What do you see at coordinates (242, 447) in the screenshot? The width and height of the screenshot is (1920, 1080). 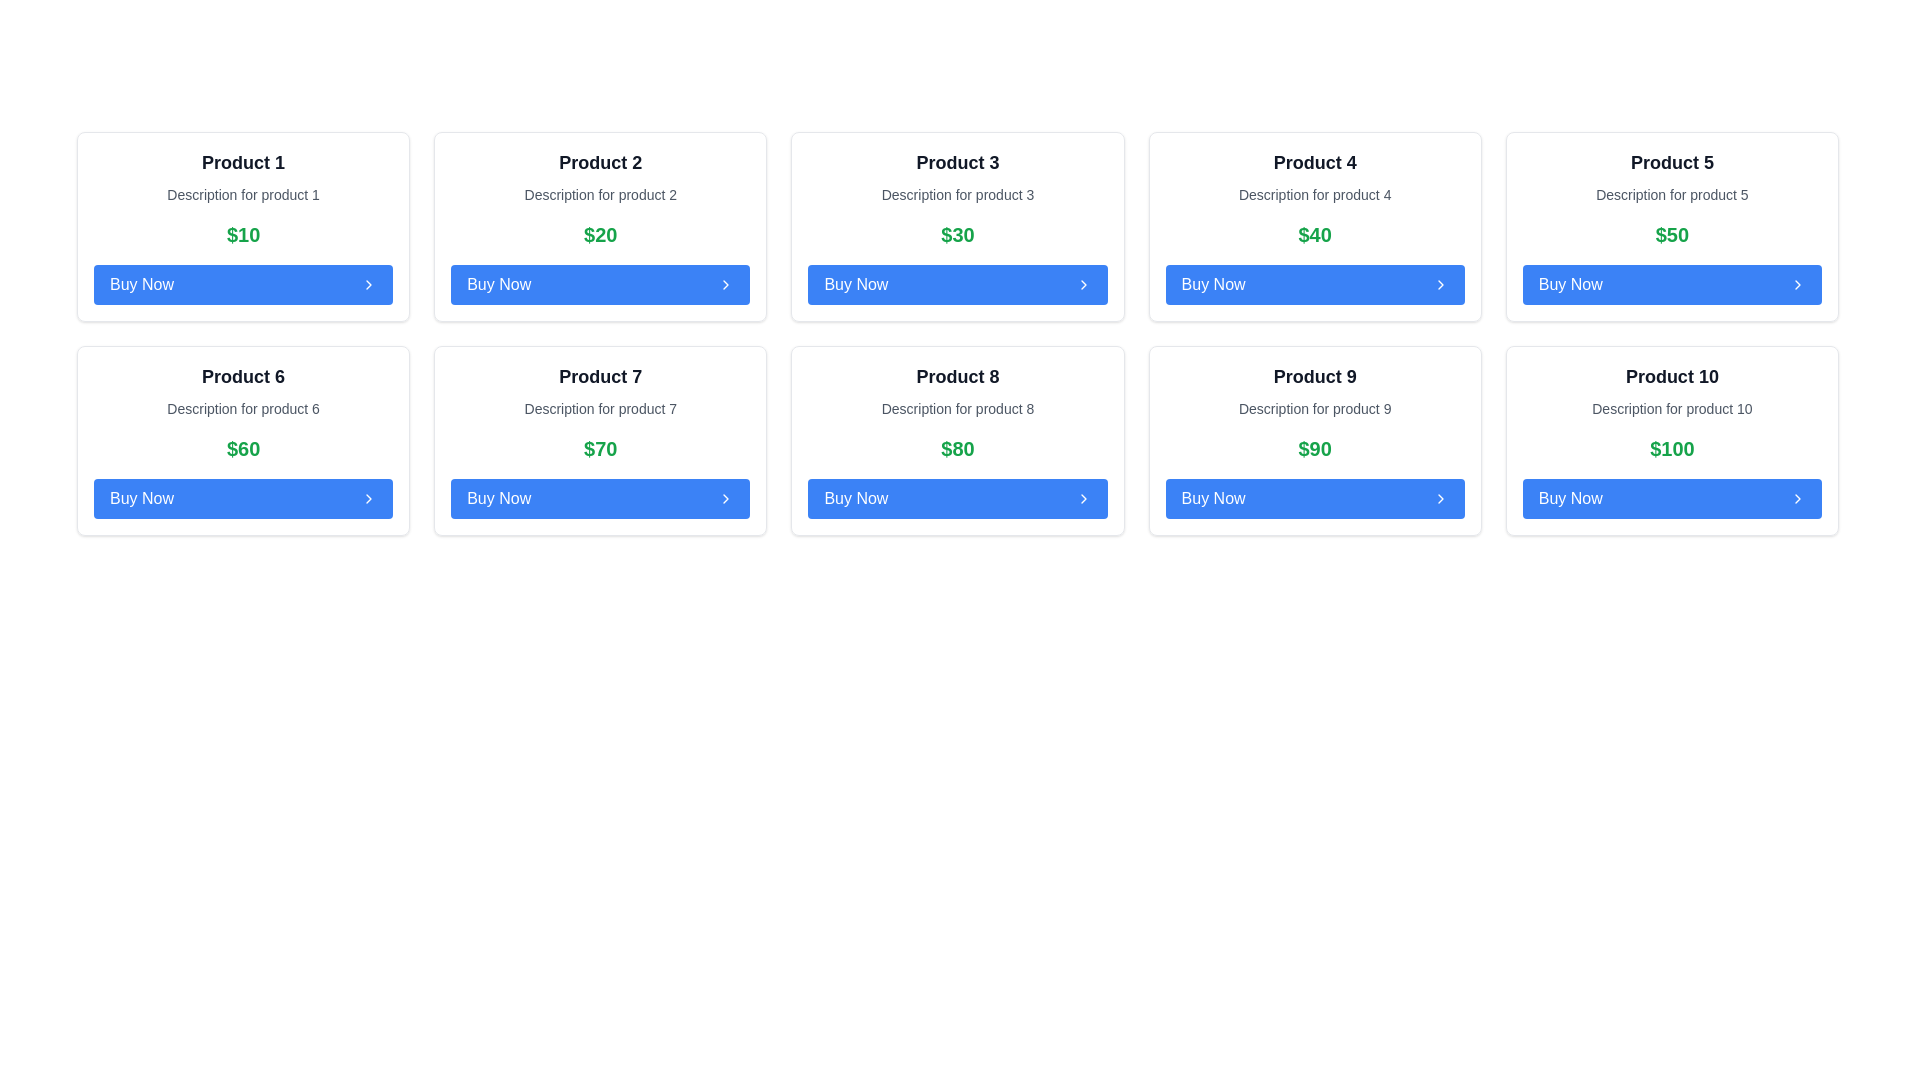 I see `the static text element displaying the price '$60', which is located beneath the product description of 'Product 6' and above the 'Buy Now' button in the product card` at bounding box center [242, 447].